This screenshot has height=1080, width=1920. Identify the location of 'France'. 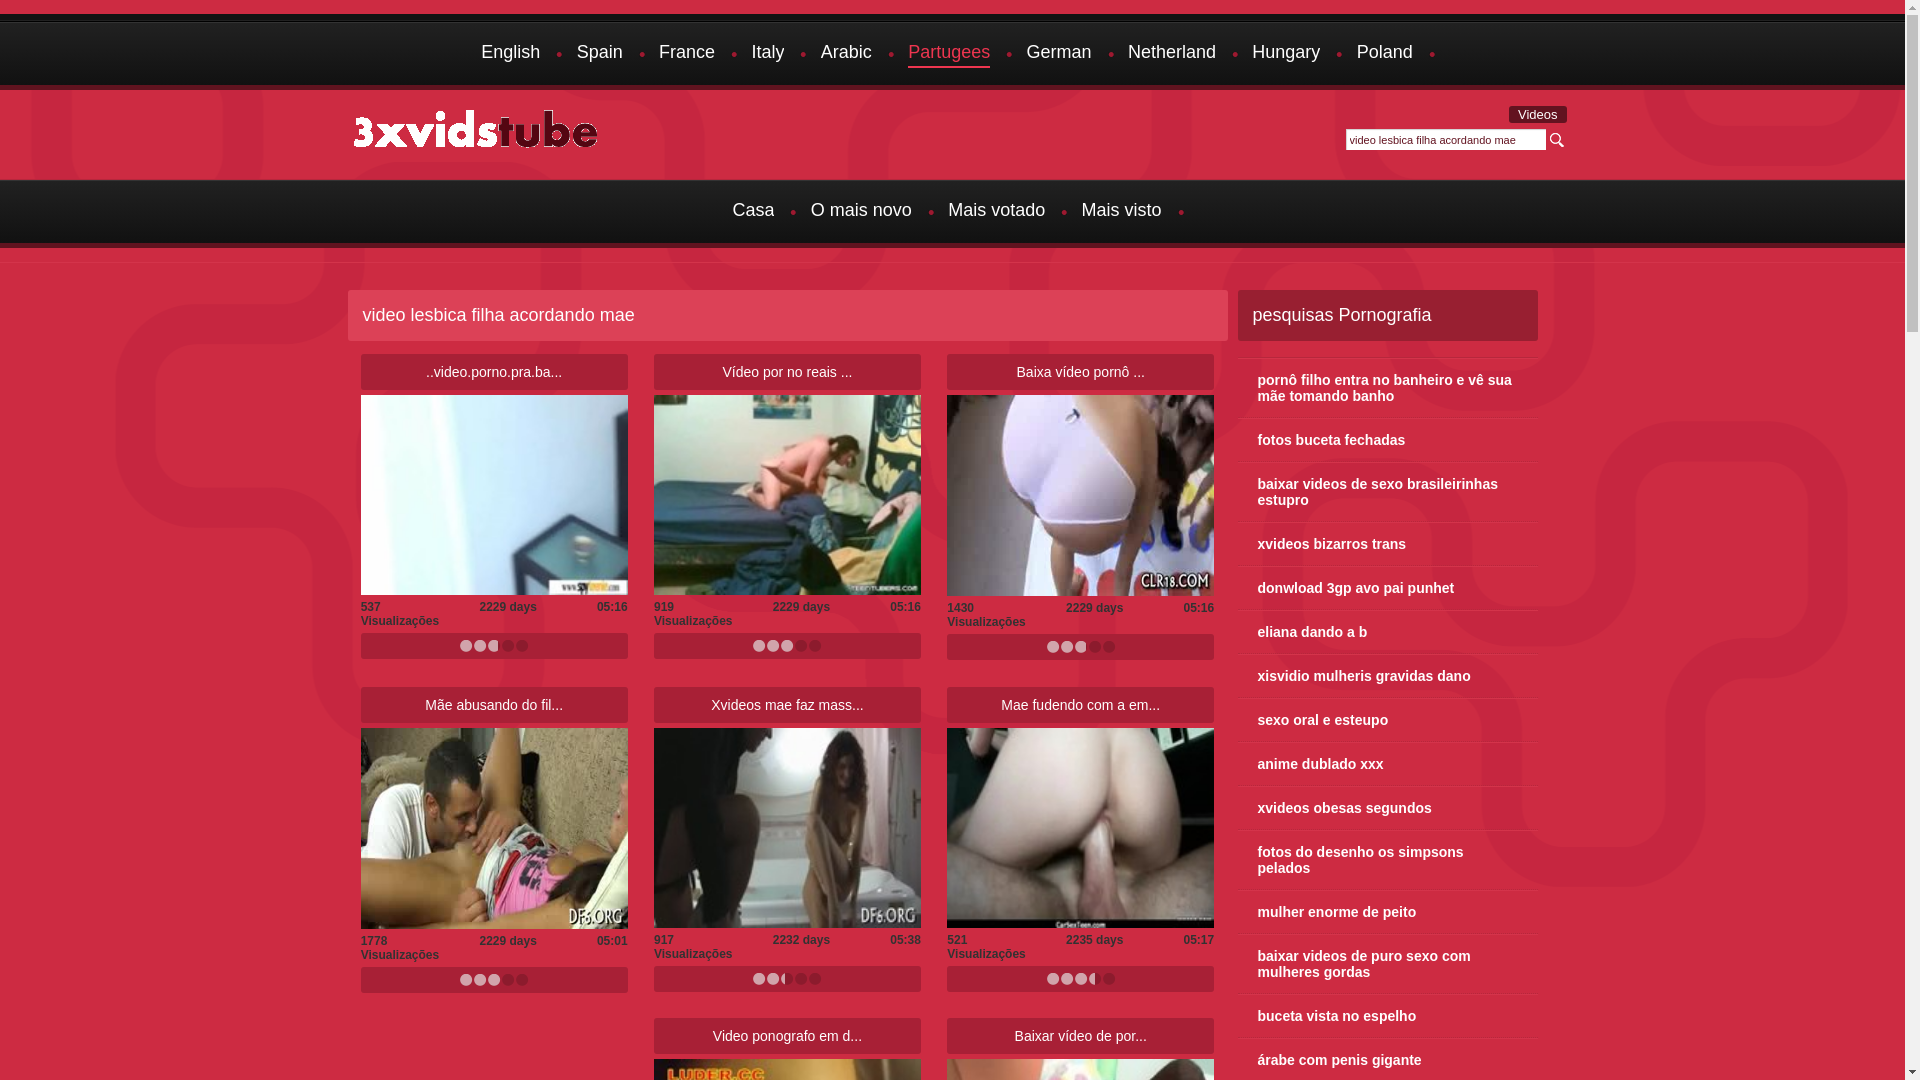
(686, 53).